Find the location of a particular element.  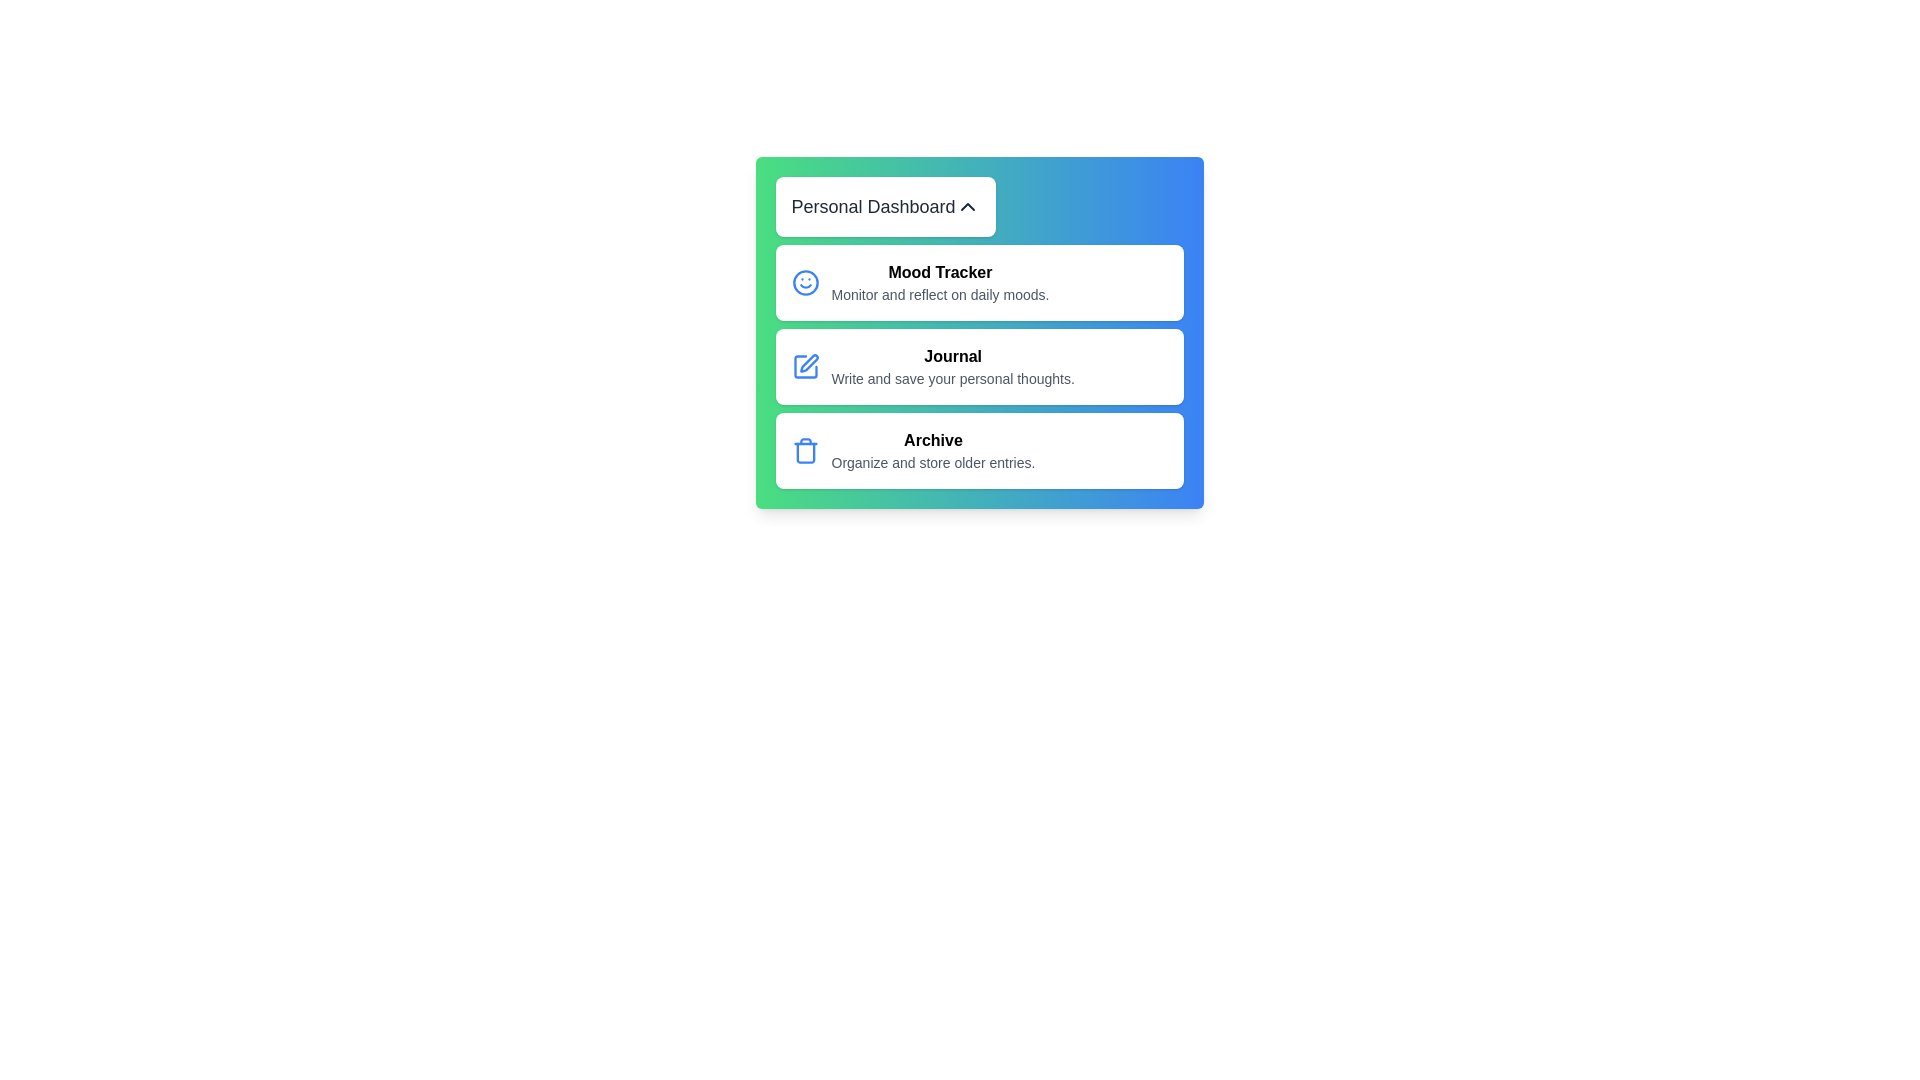

the menu item Mood Tracker to see the hover effect is located at coordinates (979, 282).